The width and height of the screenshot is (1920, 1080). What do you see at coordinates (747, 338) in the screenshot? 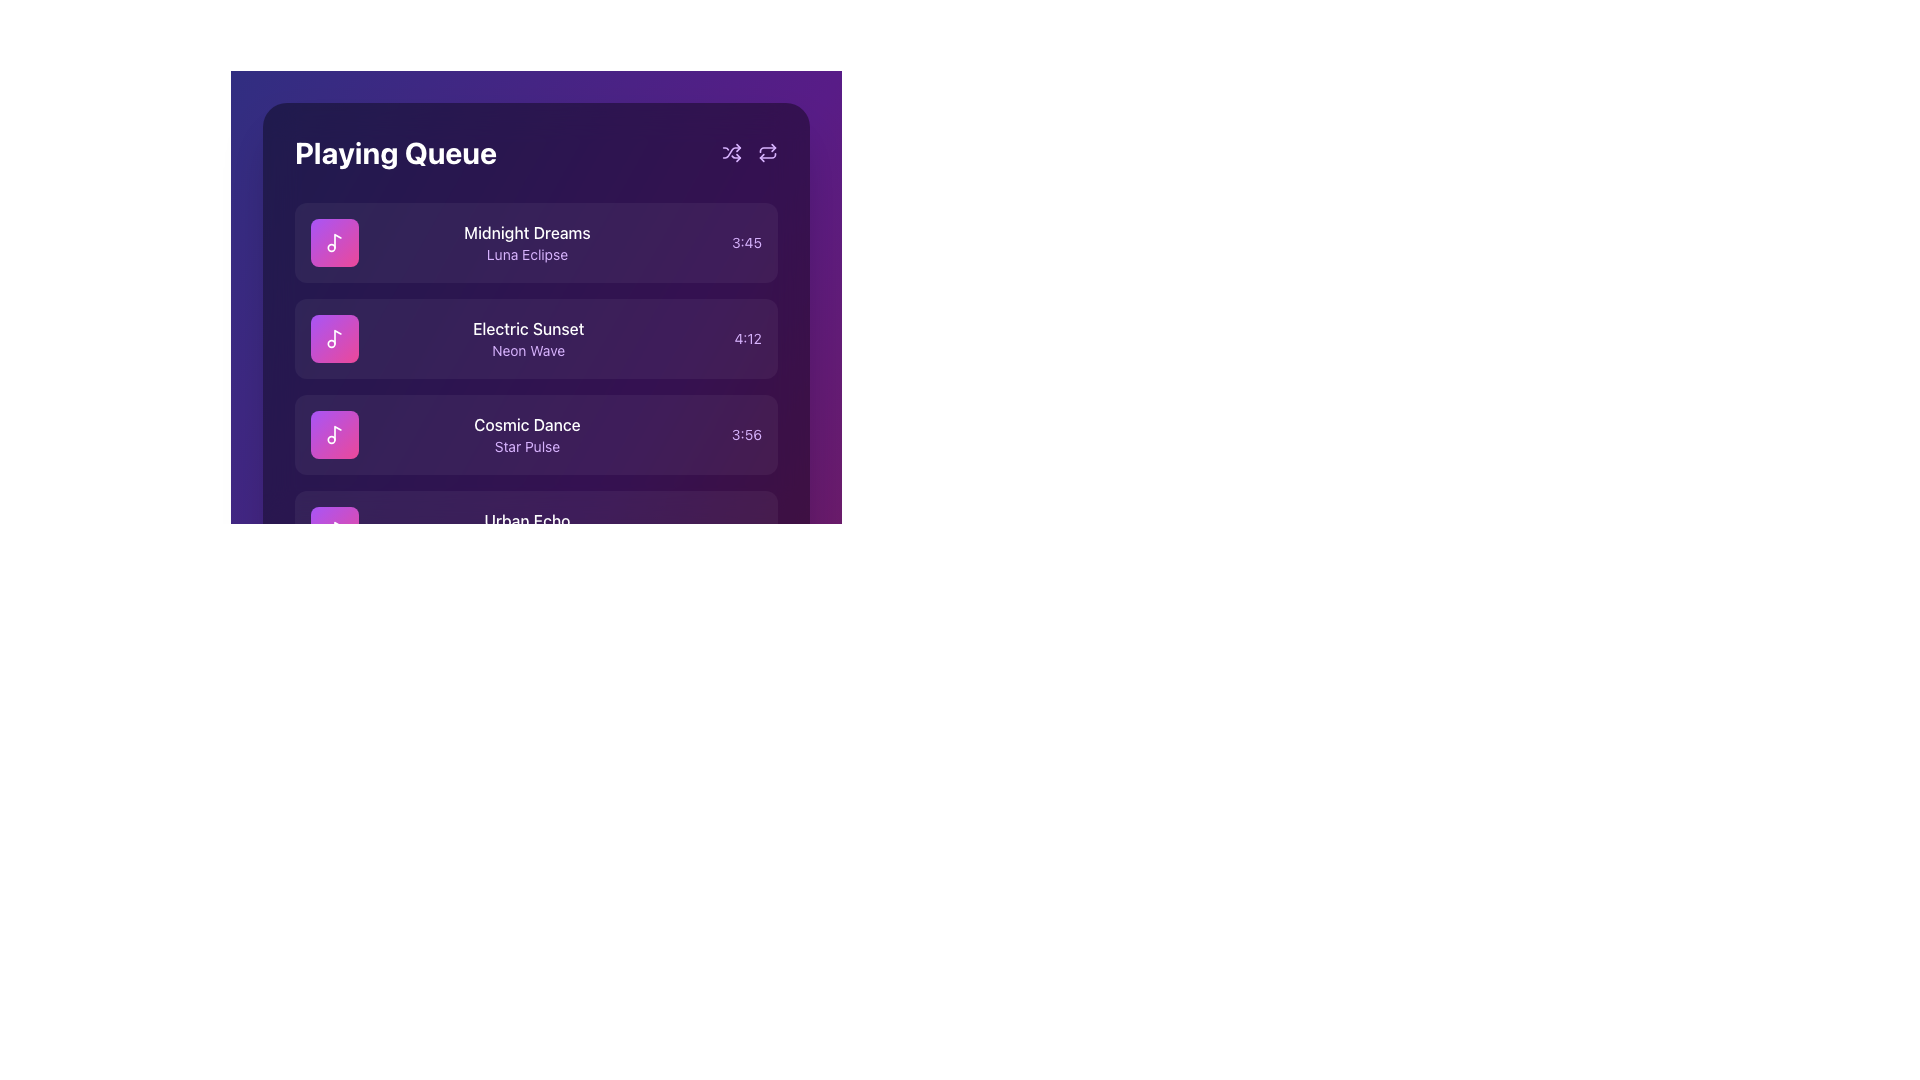
I see `the text label that displays the duration of the song in the queue, positioned to the far-right of the song title 'Electric Sunset' and artist name 'Neon Wave', which is the second entry in a vertical list` at bounding box center [747, 338].